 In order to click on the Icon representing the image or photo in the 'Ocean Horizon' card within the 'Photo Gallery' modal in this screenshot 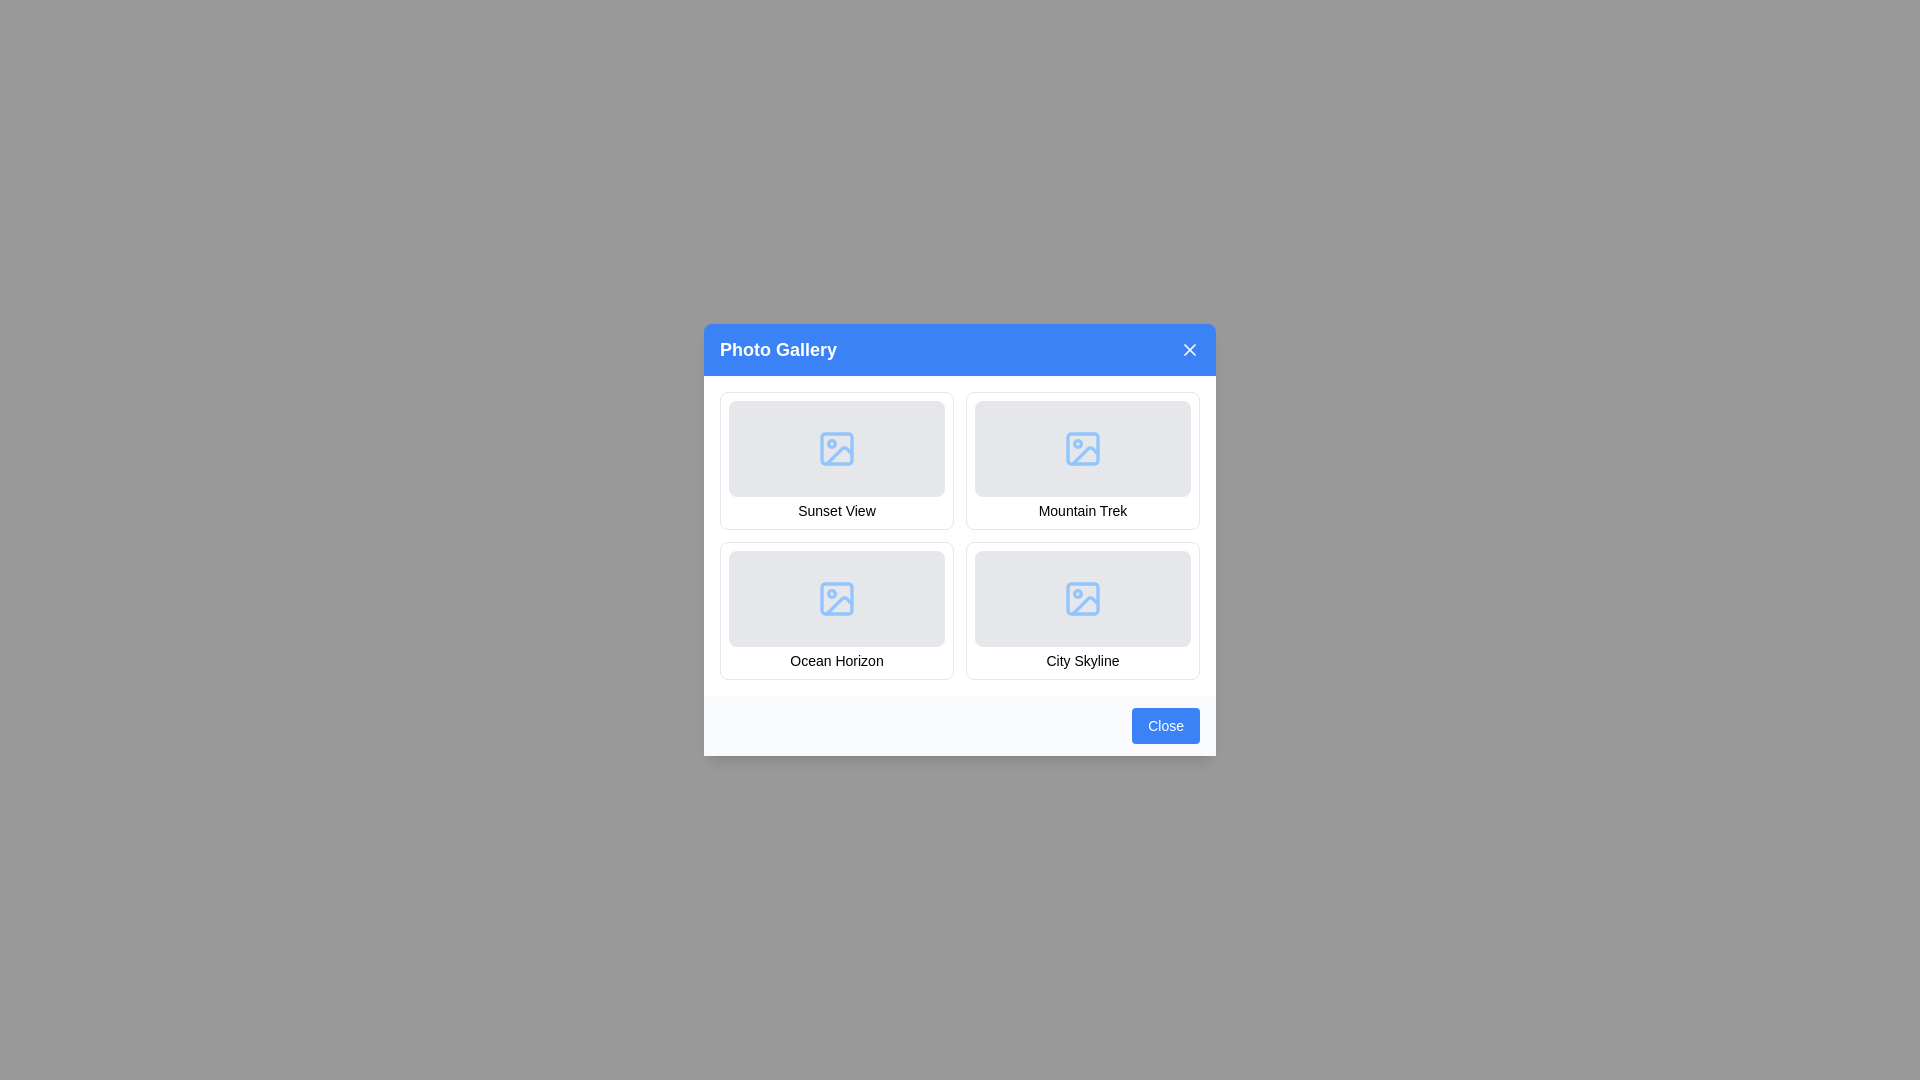, I will do `click(836, 597)`.